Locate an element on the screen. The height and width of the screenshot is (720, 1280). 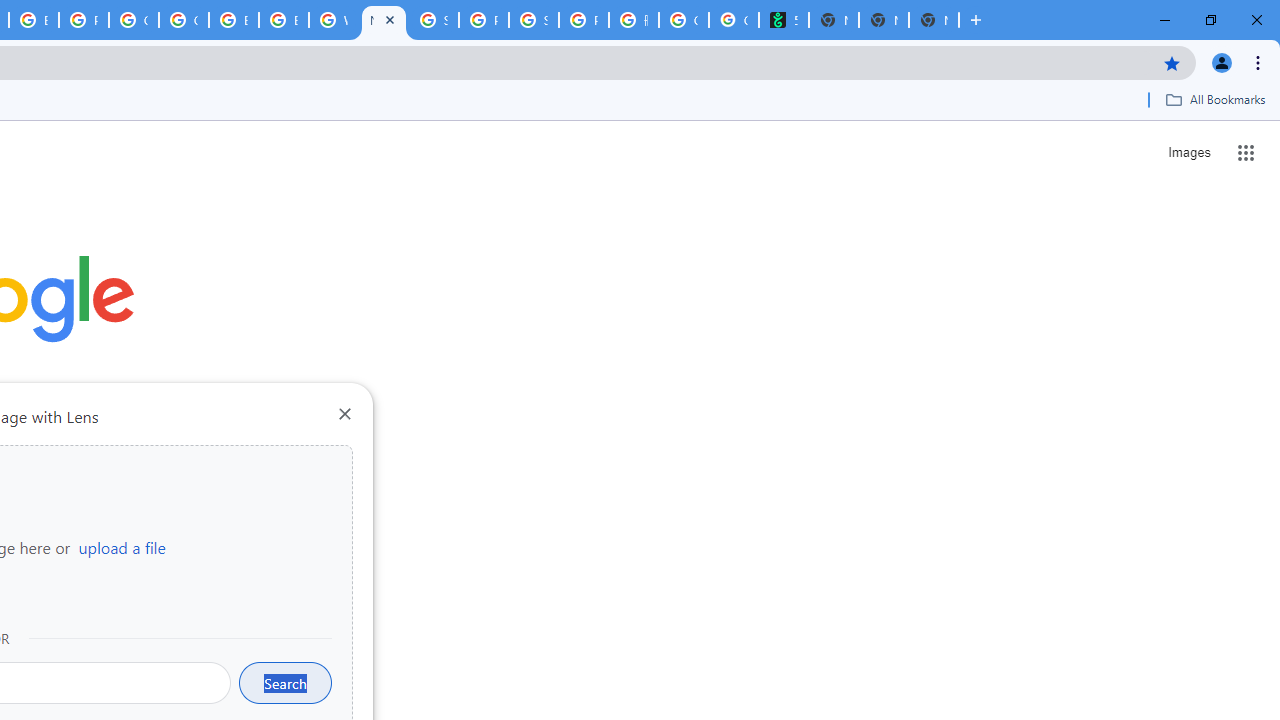
'upload a file' is located at coordinates (121, 547).